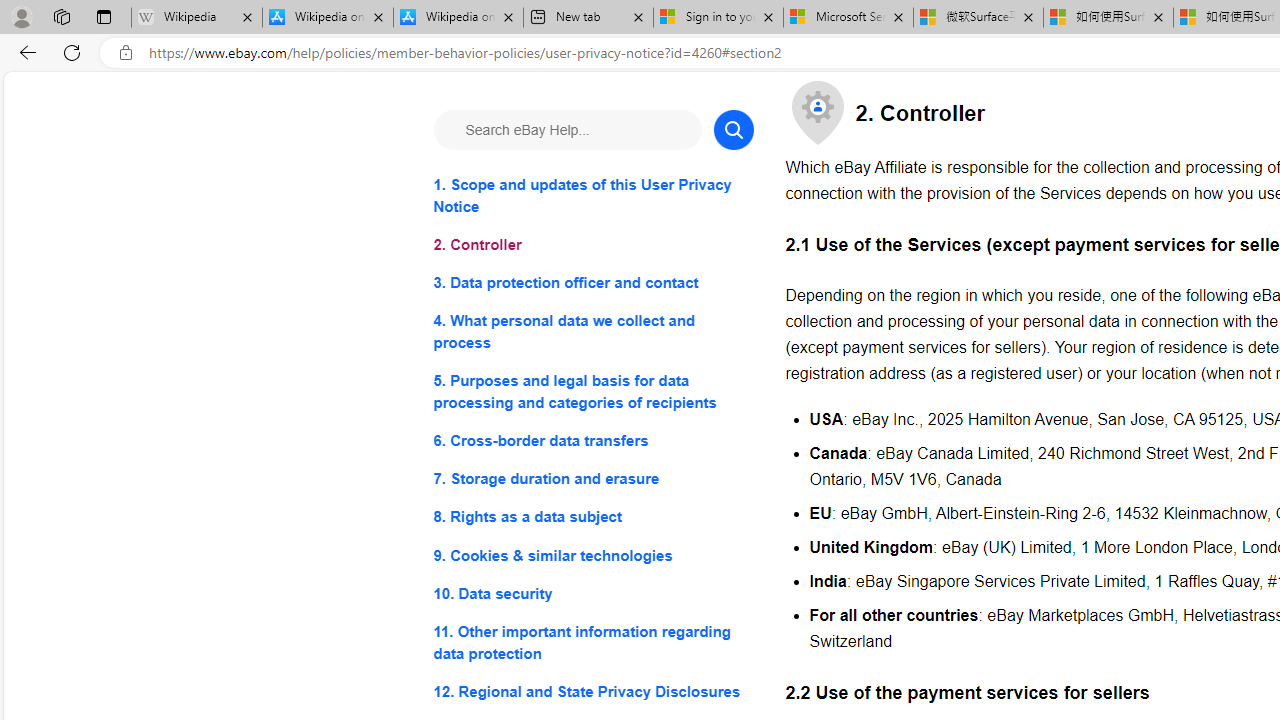 The width and height of the screenshot is (1280, 720). Describe the element at coordinates (592, 516) in the screenshot. I see `'8. Rights as a data subject'` at that location.